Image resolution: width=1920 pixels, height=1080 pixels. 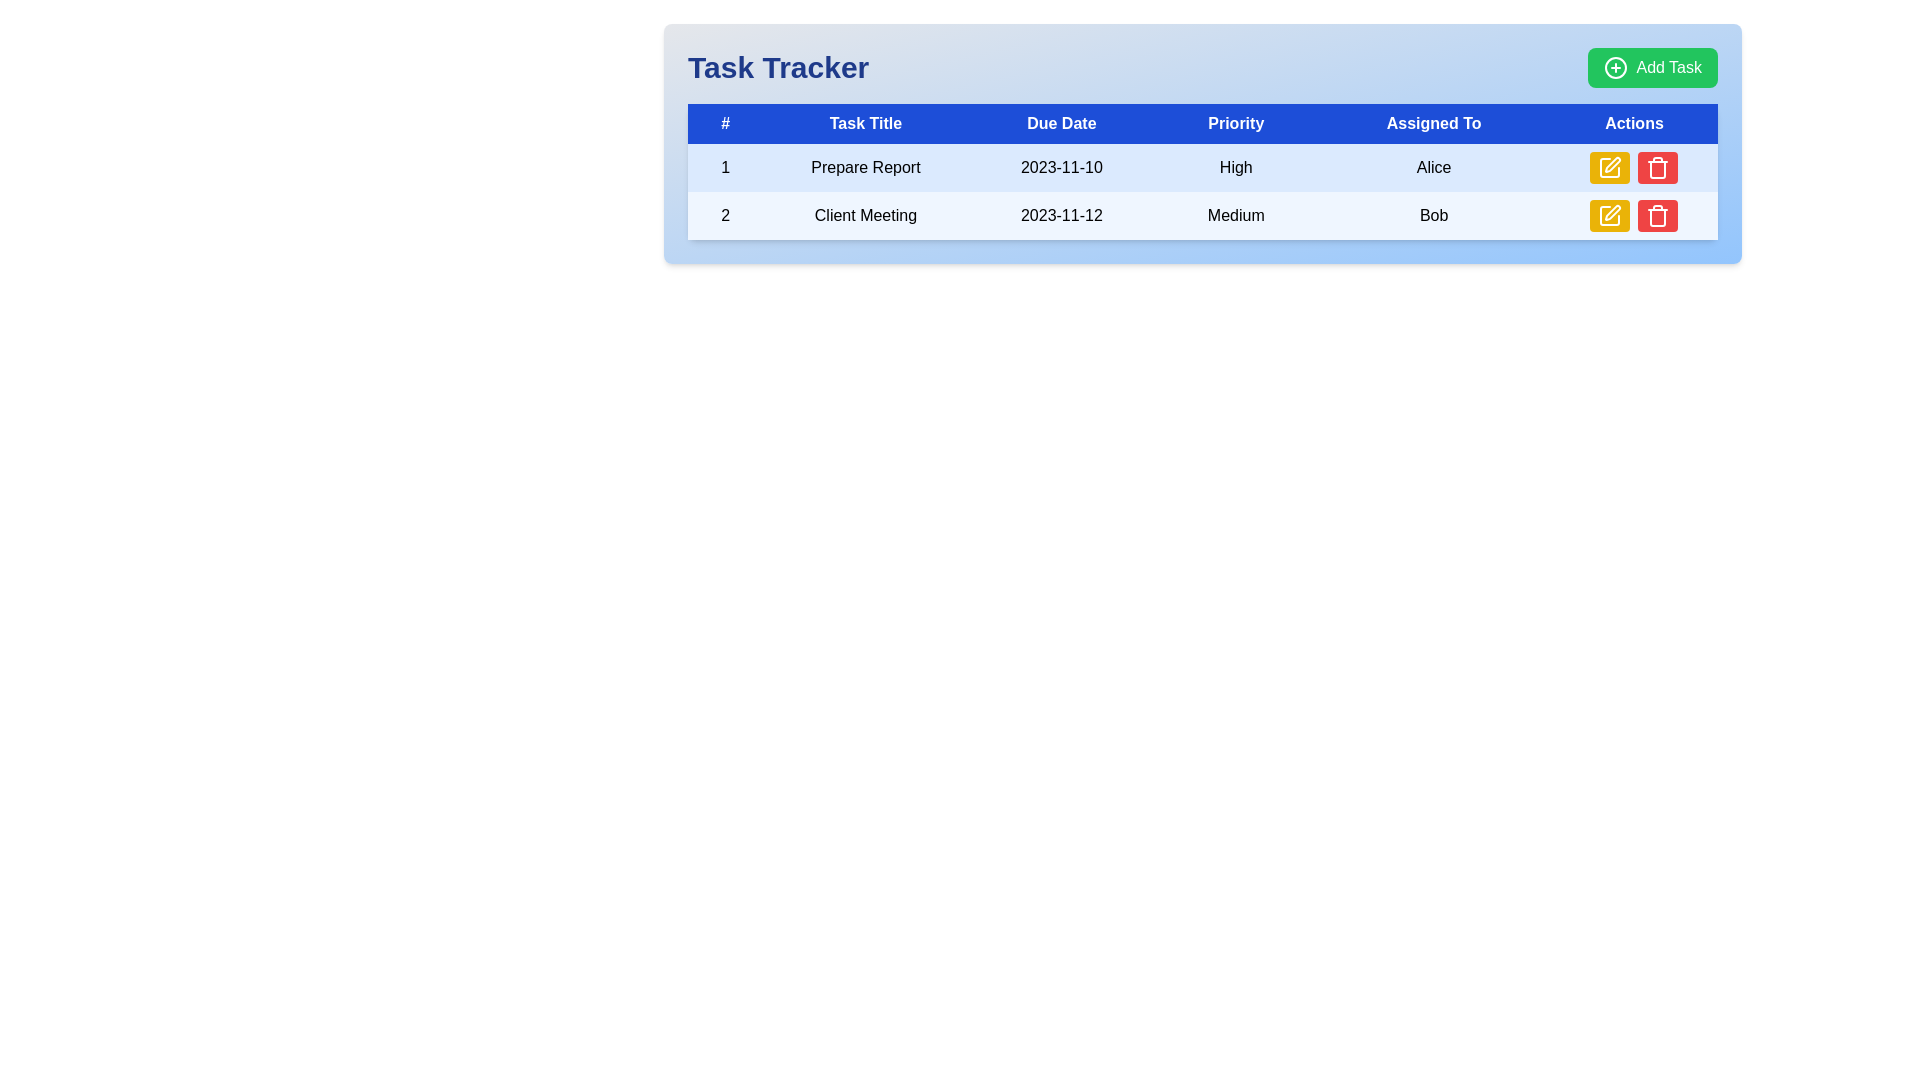 I want to click on the static text label displaying 'Alice' in the 'Assigned To' column of the task management table, so click(x=1433, y=167).